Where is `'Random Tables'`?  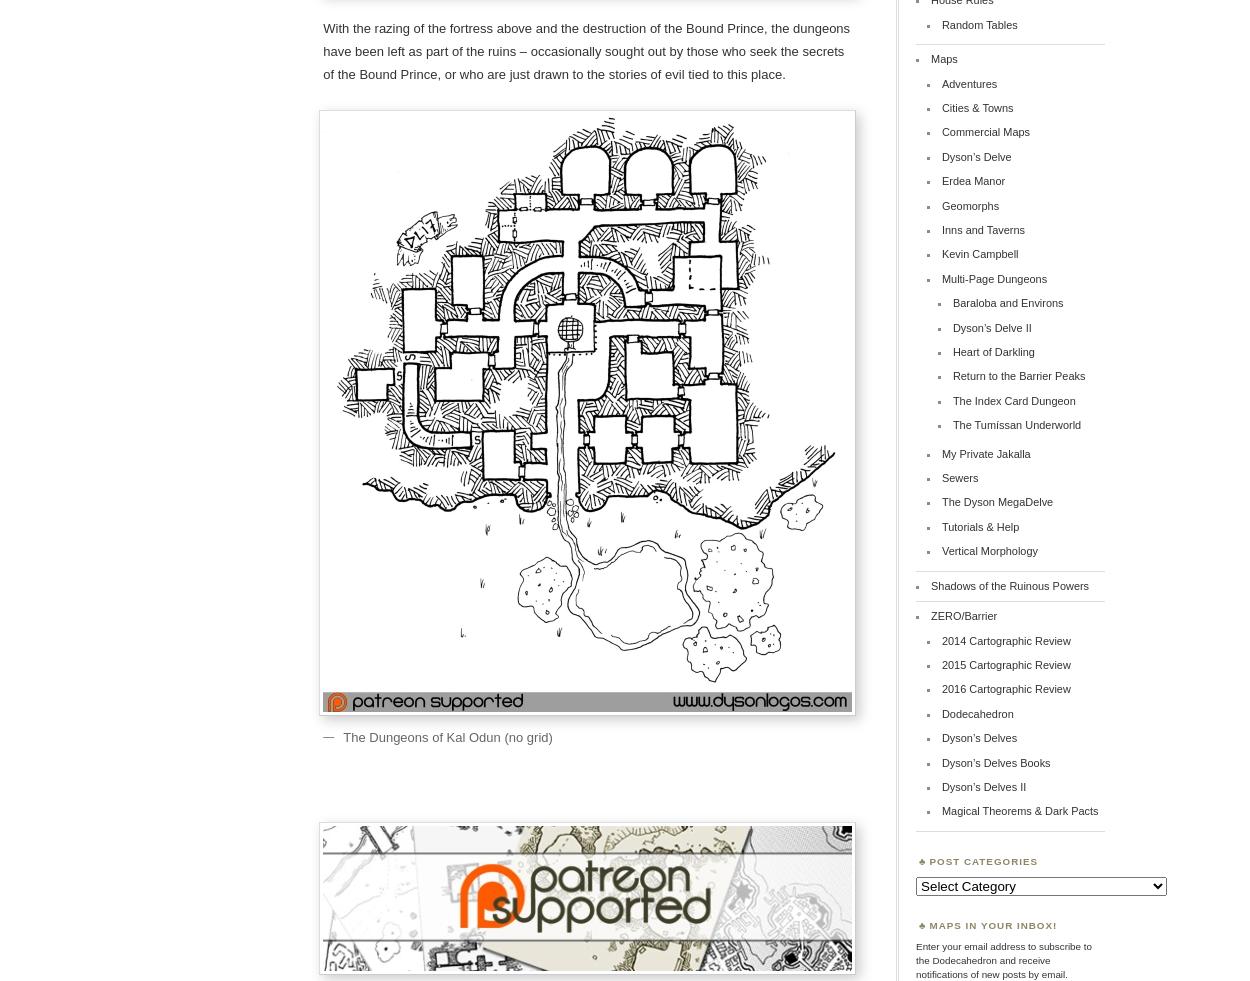 'Random Tables' is located at coordinates (978, 23).